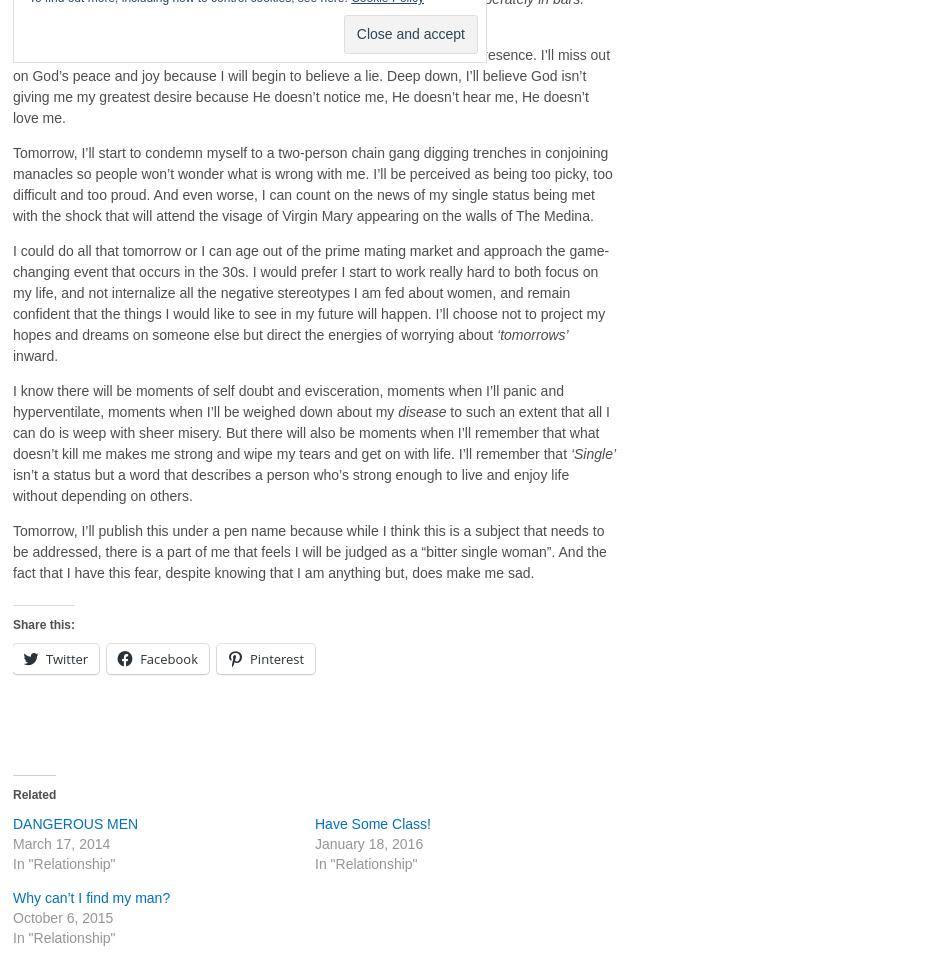 This screenshot has height=957, width=940. I want to click on 'inward.', so click(35, 356).